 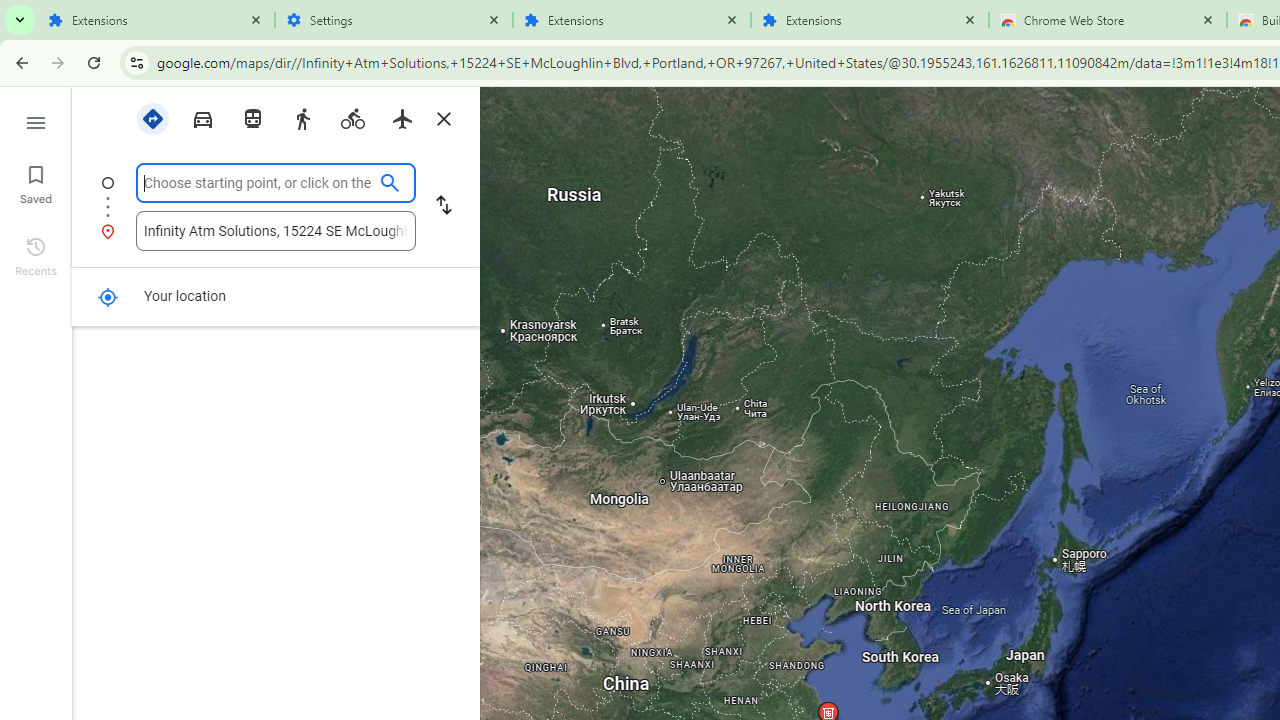 What do you see at coordinates (35, 182) in the screenshot?
I see `'Saved'` at bounding box center [35, 182].